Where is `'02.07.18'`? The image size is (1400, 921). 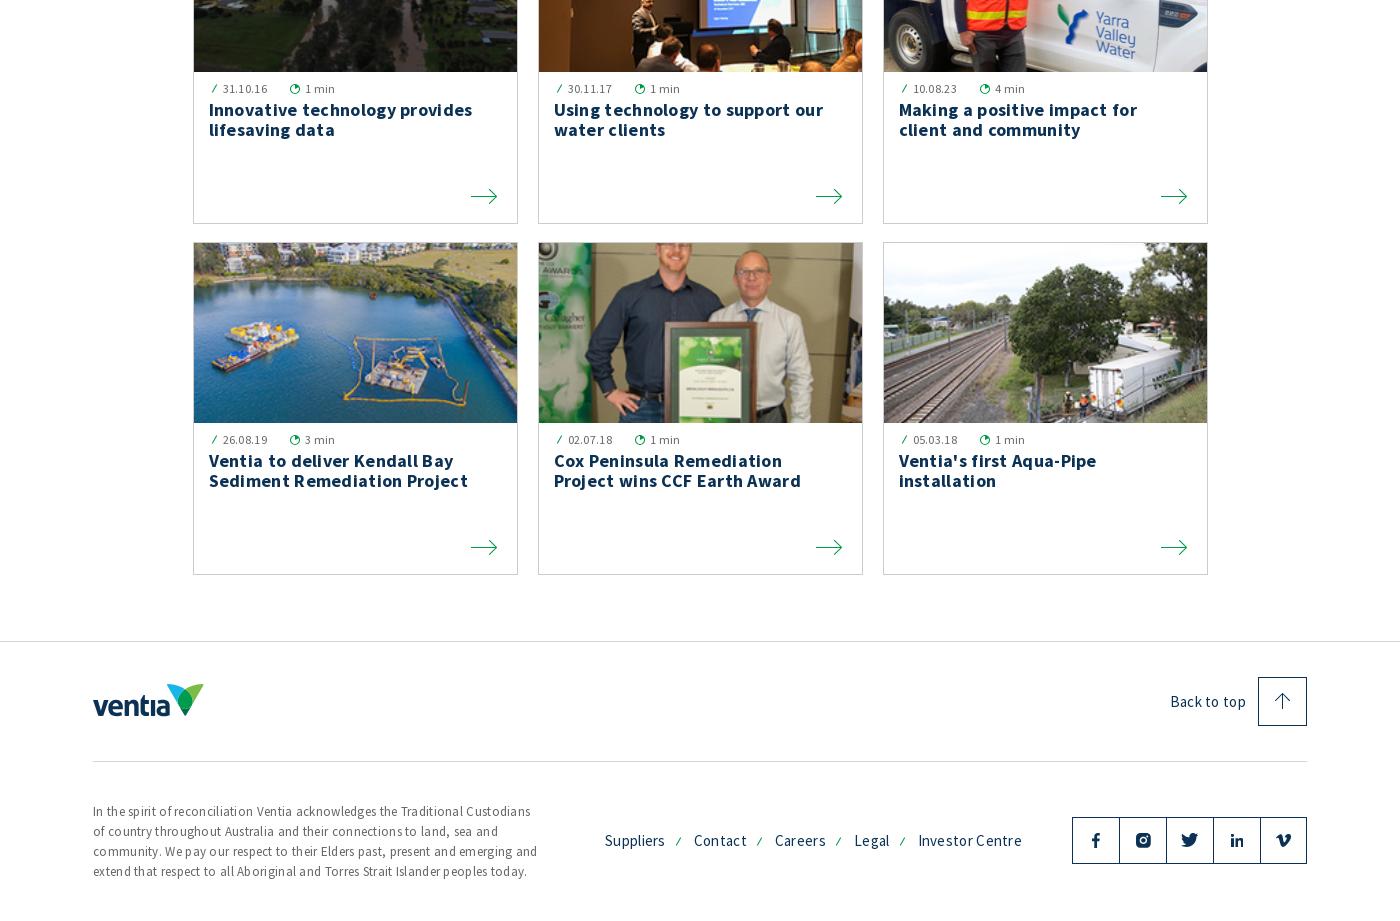 '02.07.18' is located at coordinates (588, 439).